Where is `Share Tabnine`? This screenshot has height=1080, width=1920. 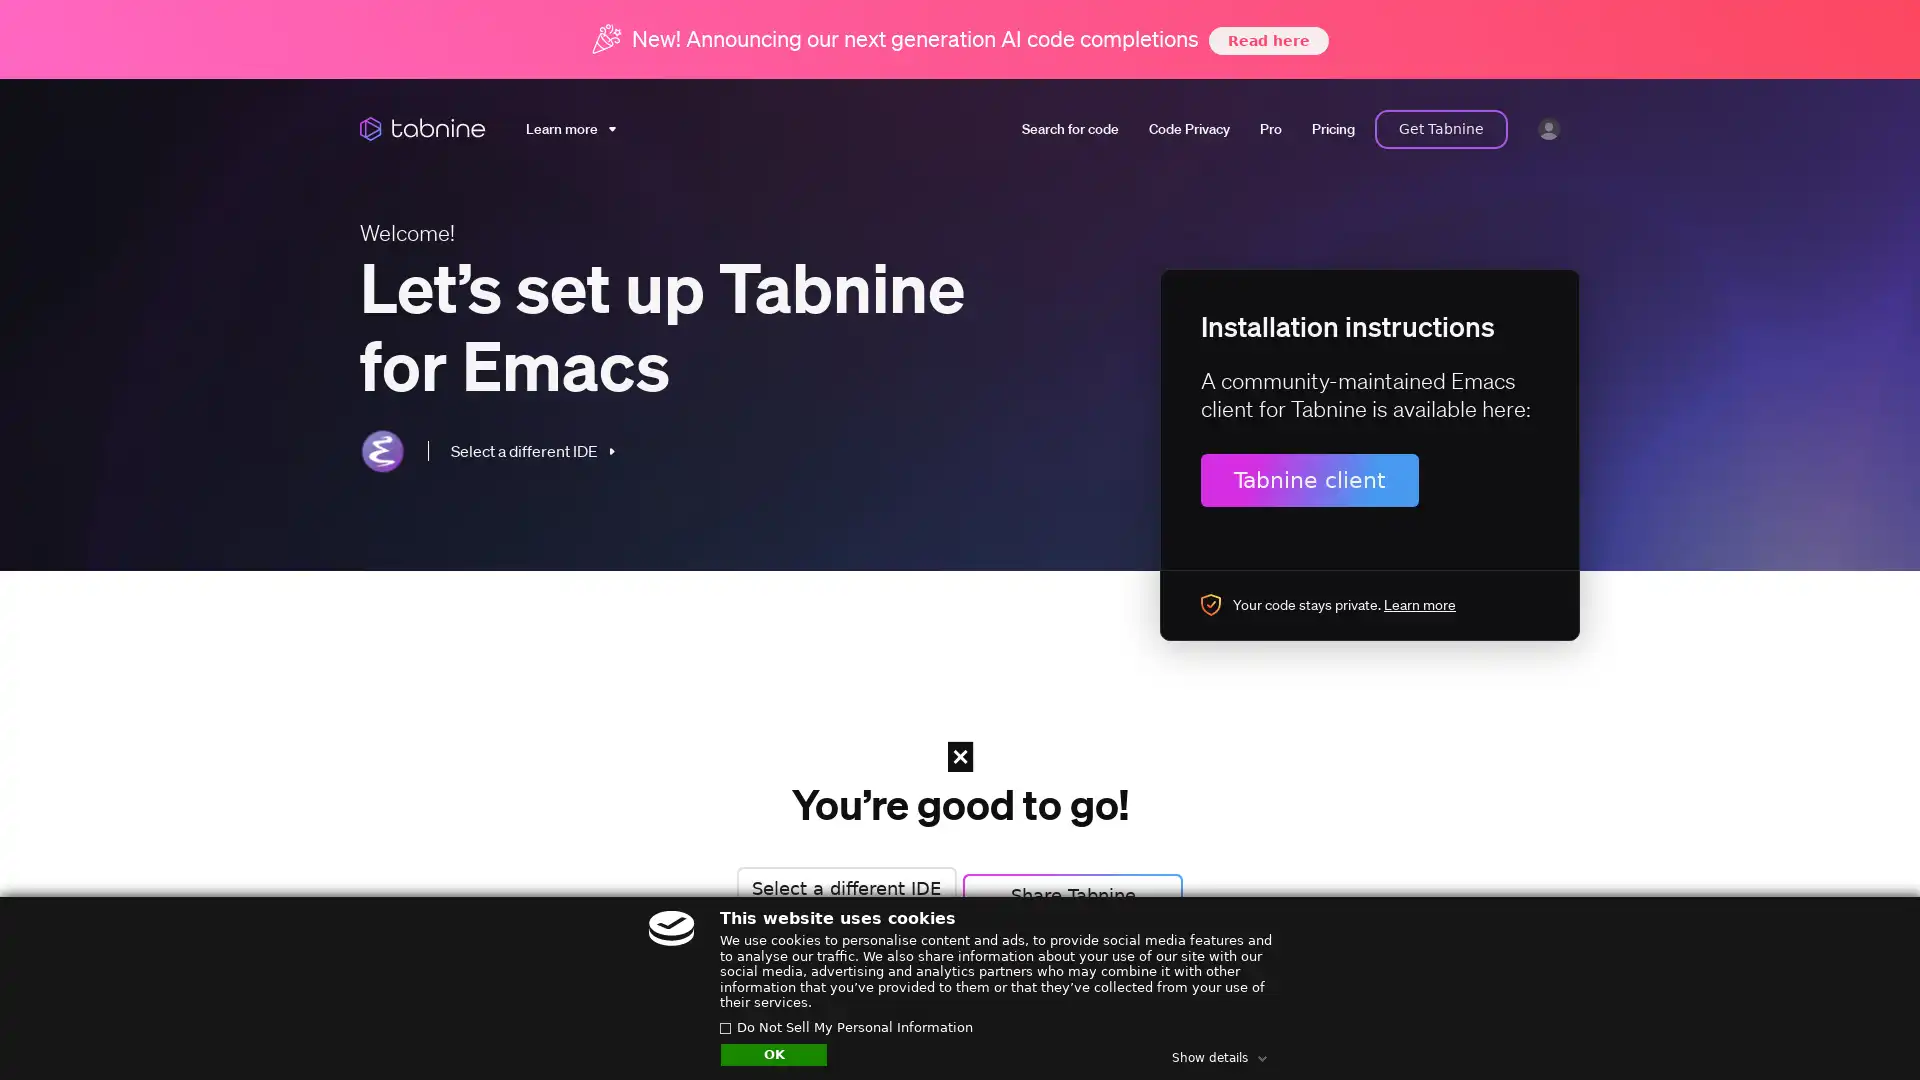
Share Tabnine is located at coordinates (1079, 887).